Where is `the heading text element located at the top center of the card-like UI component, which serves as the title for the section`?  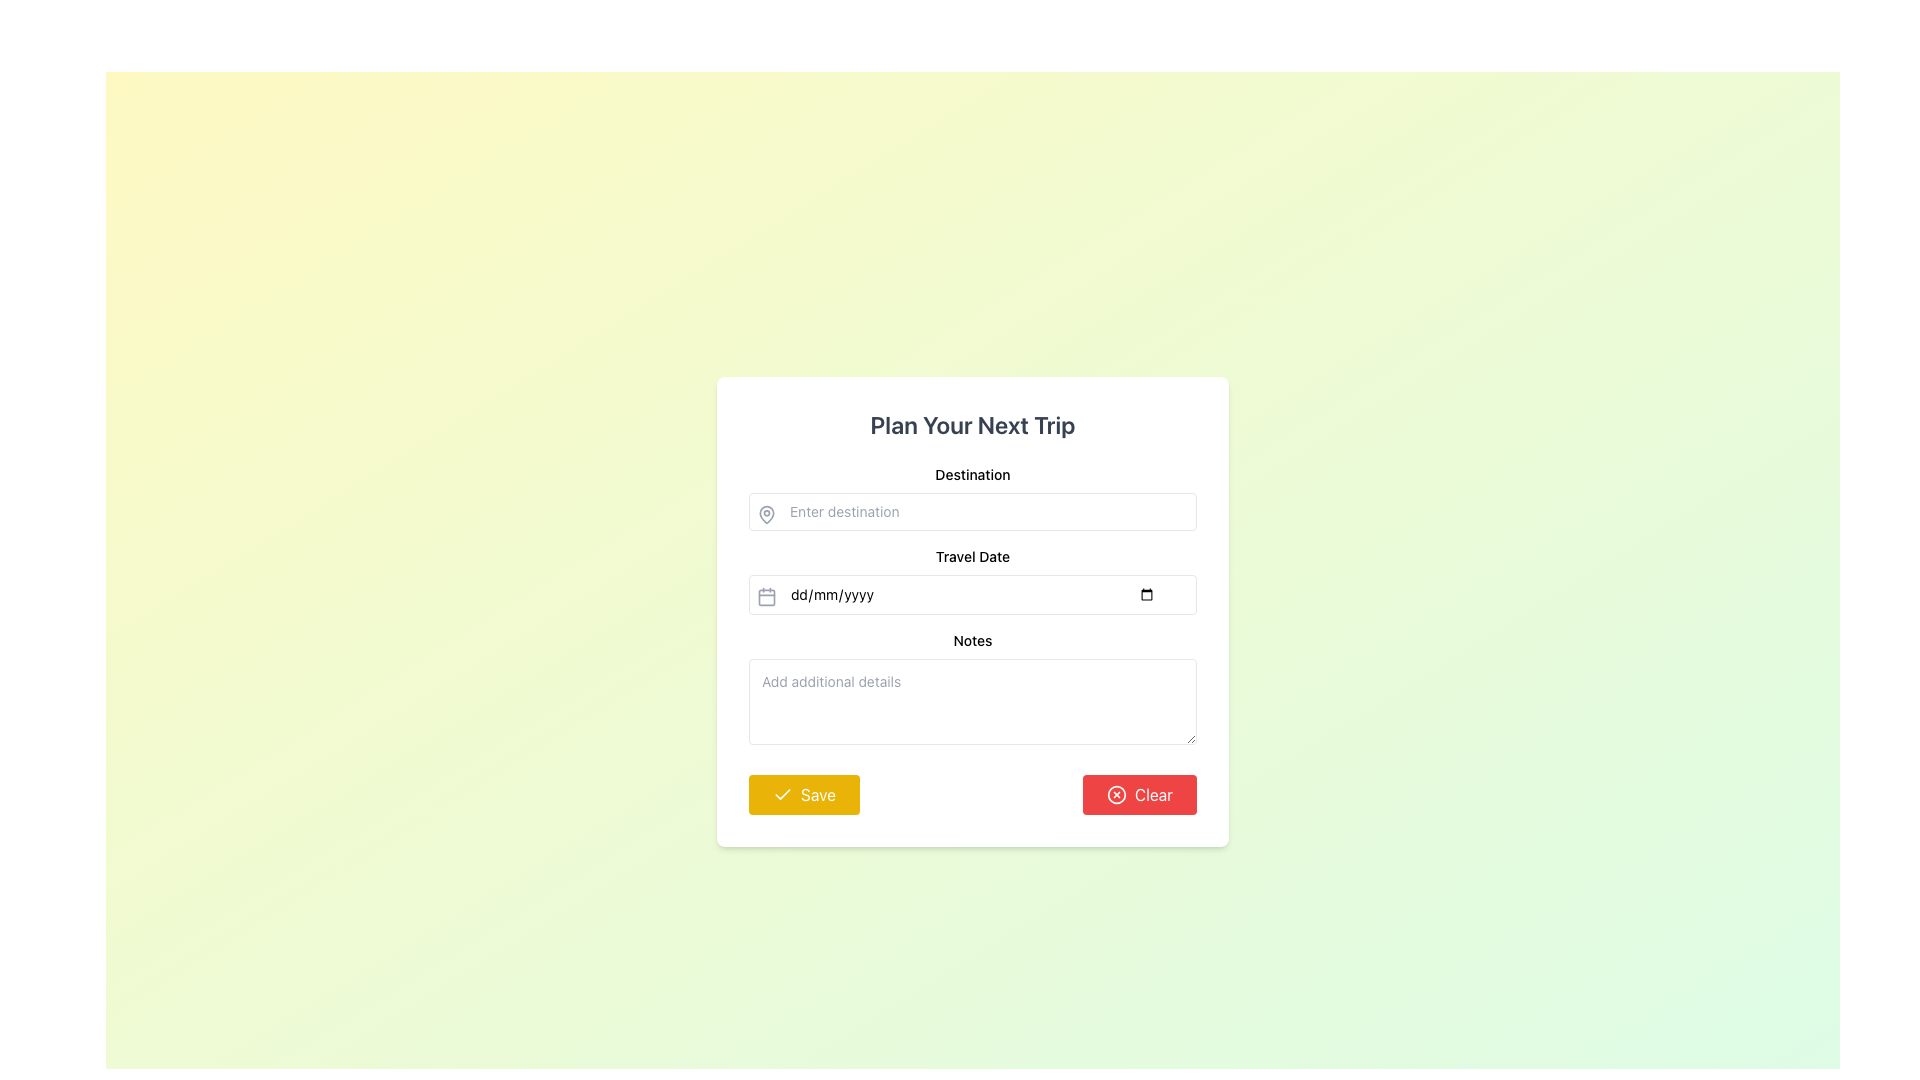 the heading text element located at the top center of the card-like UI component, which serves as the title for the section is located at coordinates (973, 423).